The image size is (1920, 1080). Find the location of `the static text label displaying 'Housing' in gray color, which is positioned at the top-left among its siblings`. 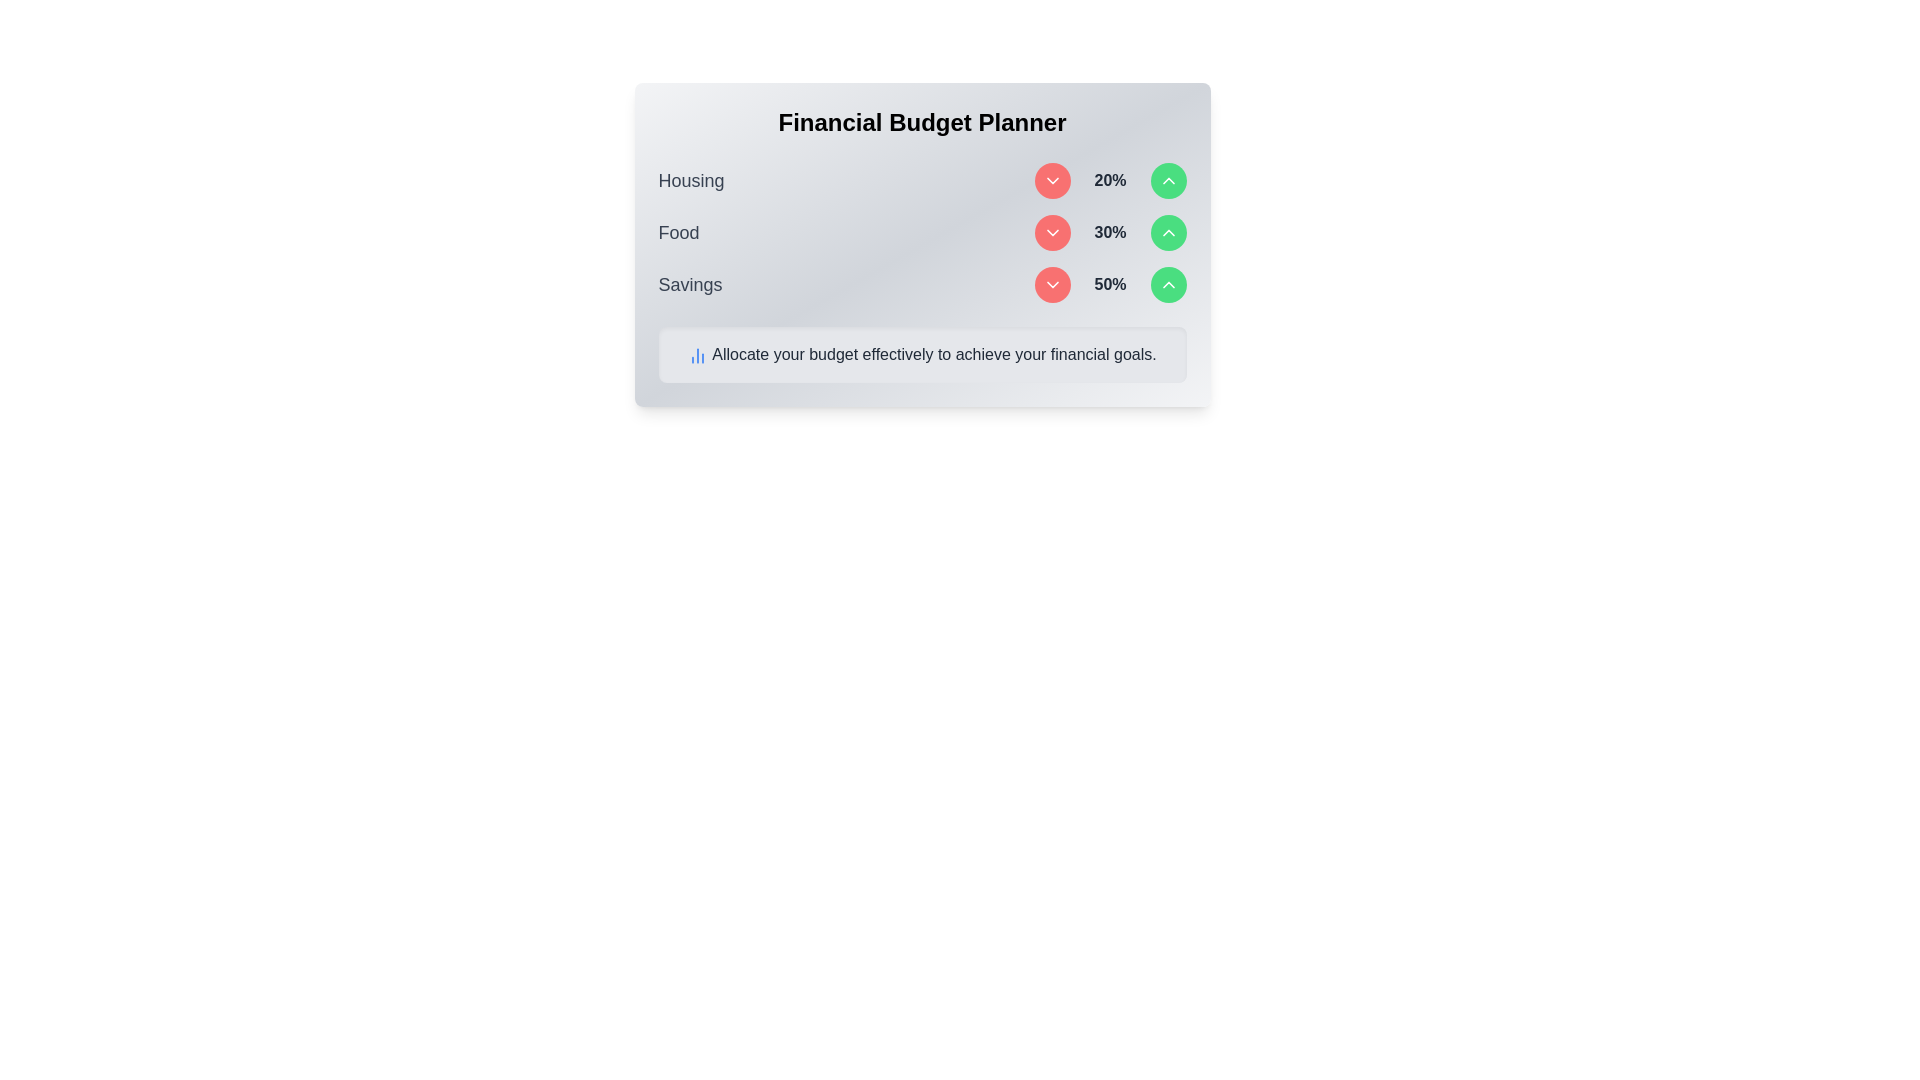

the static text label displaying 'Housing' in gray color, which is positioned at the top-left among its siblings is located at coordinates (691, 181).